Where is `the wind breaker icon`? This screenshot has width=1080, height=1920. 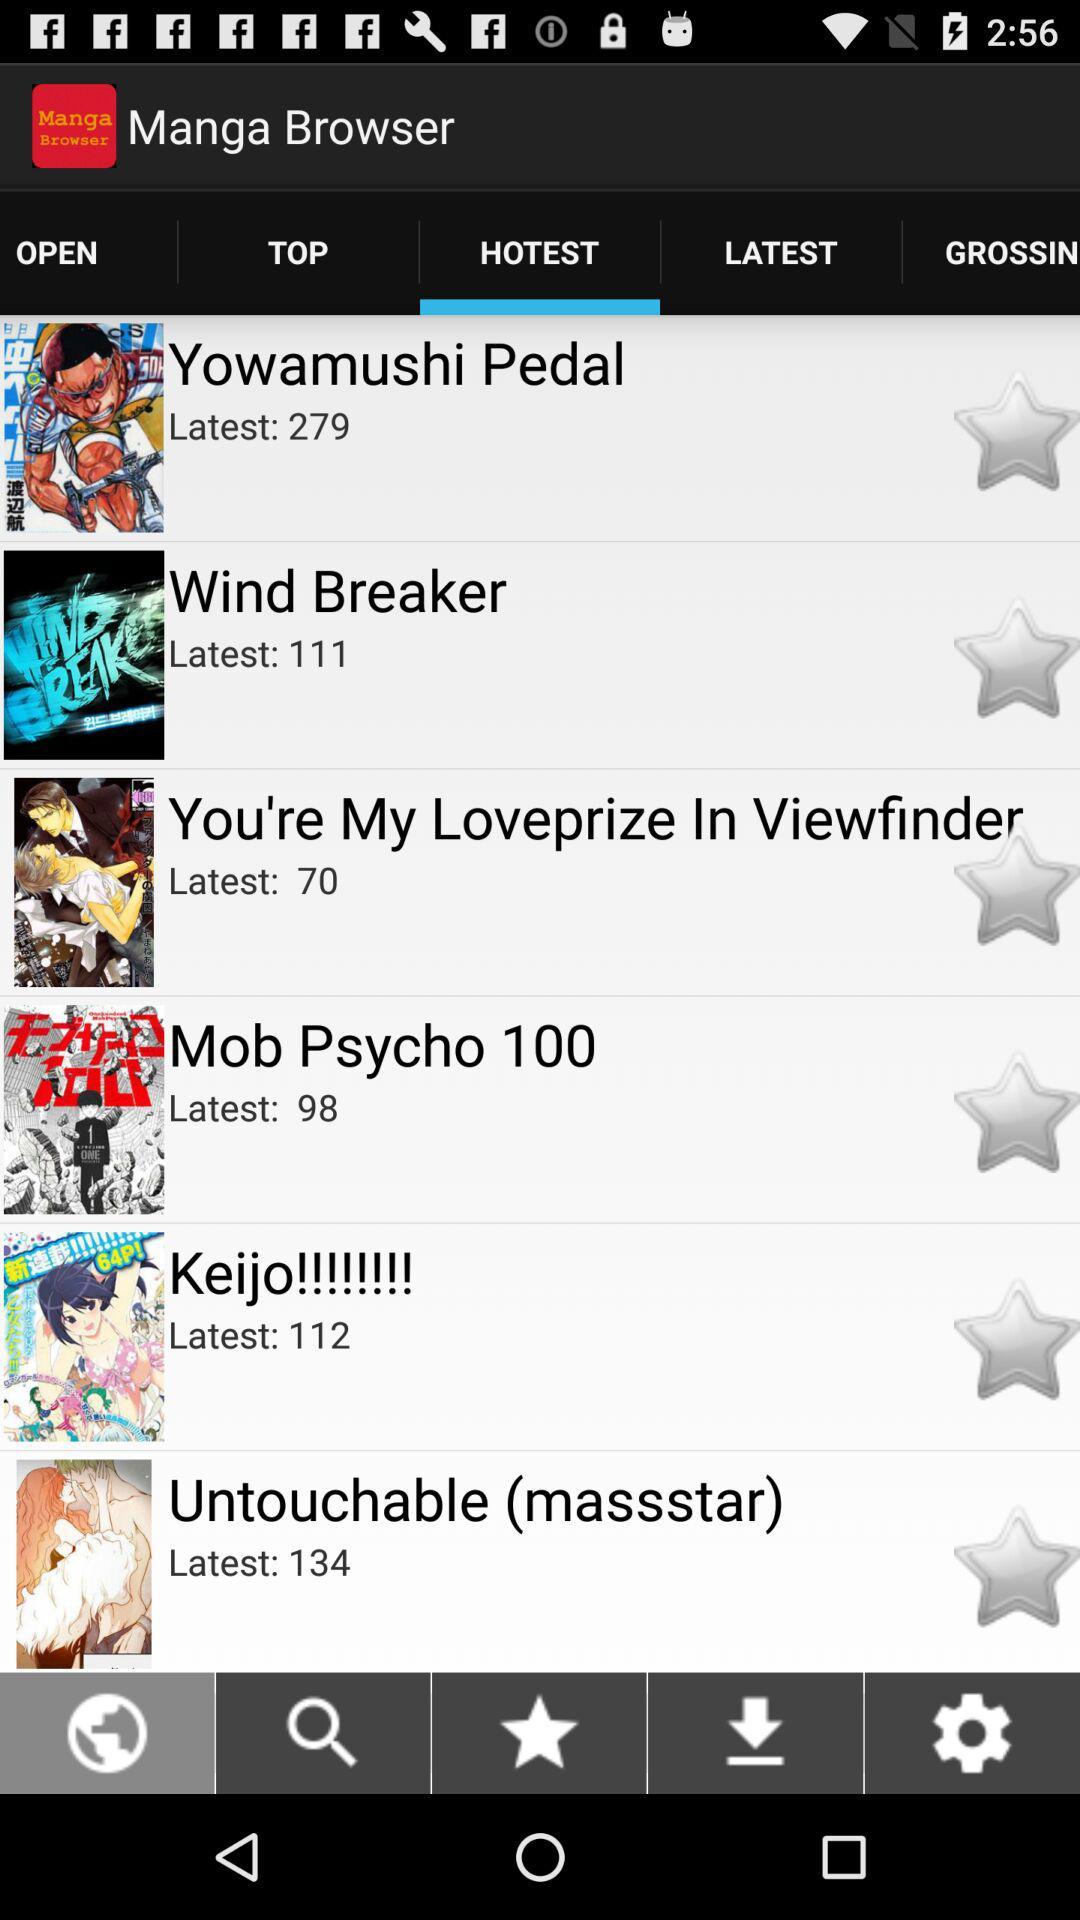
the wind breaker icon is located at coordinates (623, 588).